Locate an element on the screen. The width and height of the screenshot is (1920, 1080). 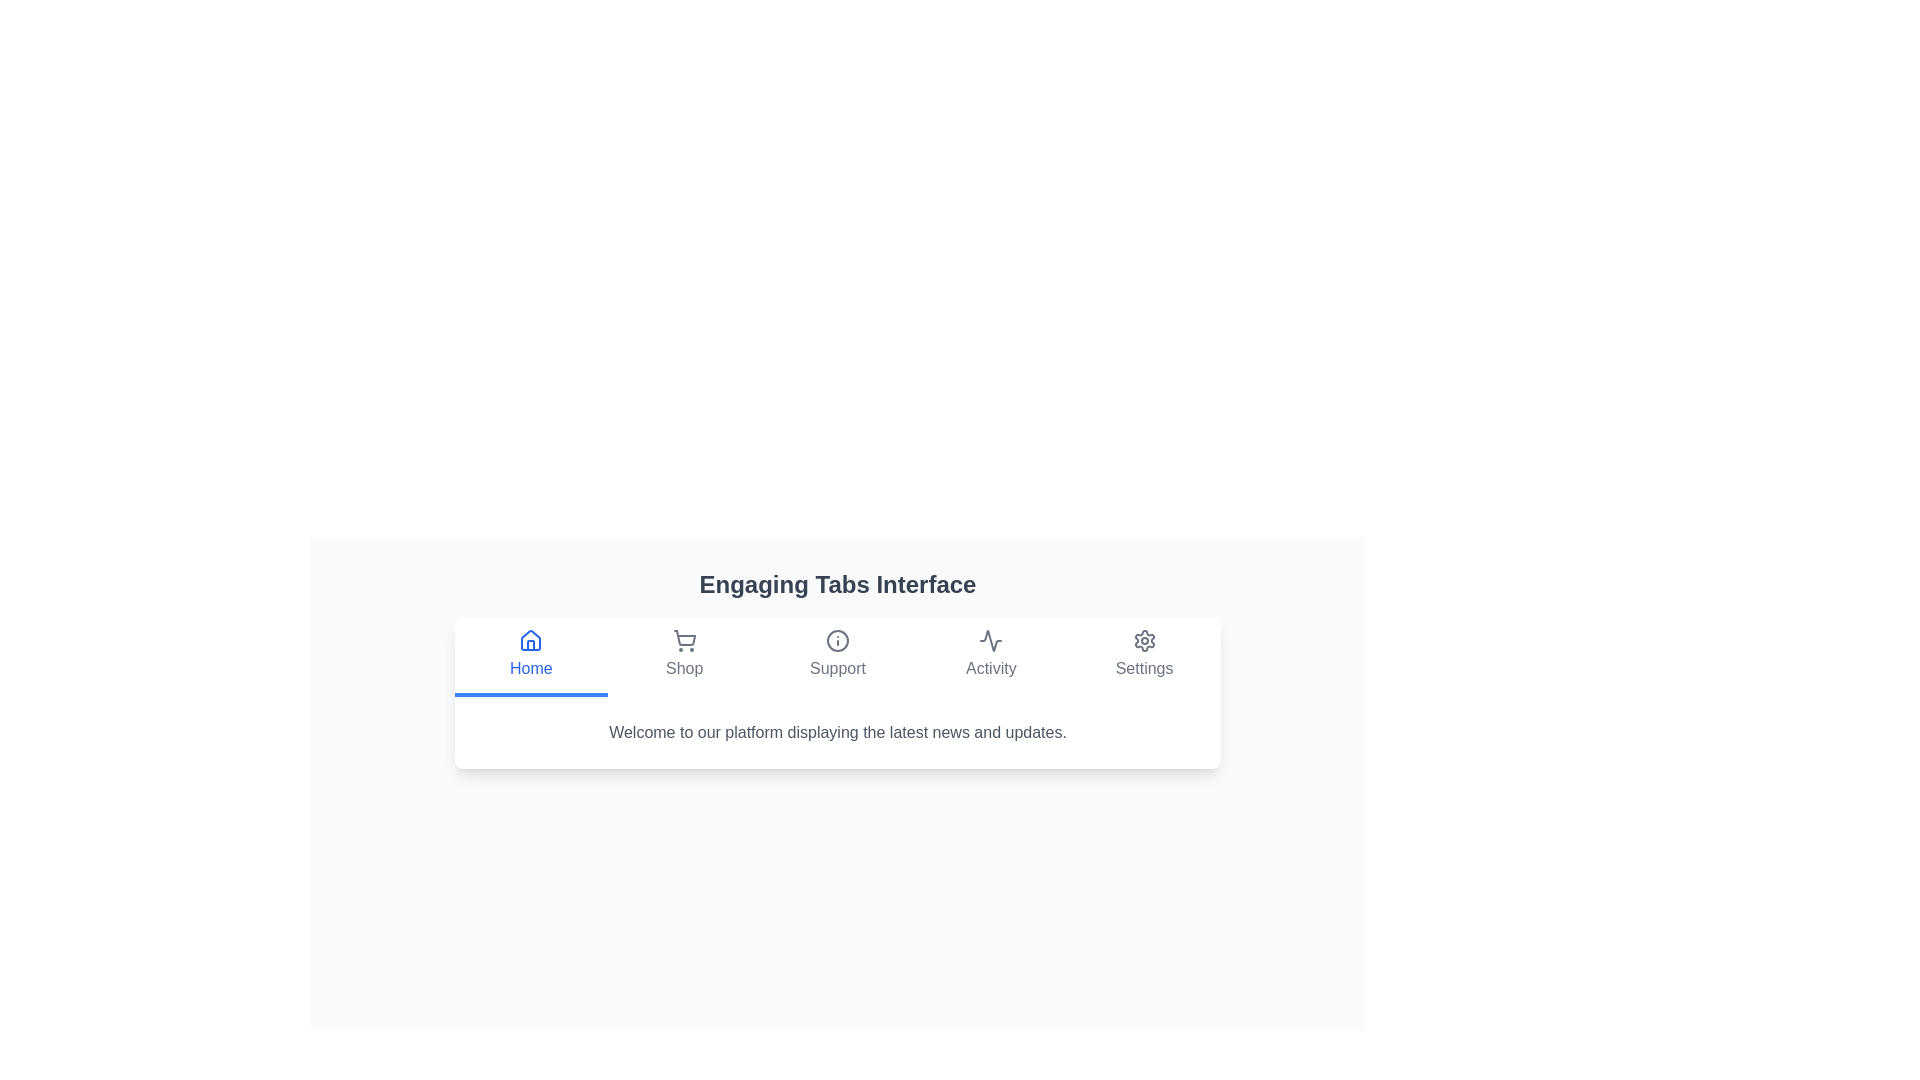
the static text label that displays the section title, which is centrally positioned above the tabbed navigation bar is located at coordinates (838, 585).